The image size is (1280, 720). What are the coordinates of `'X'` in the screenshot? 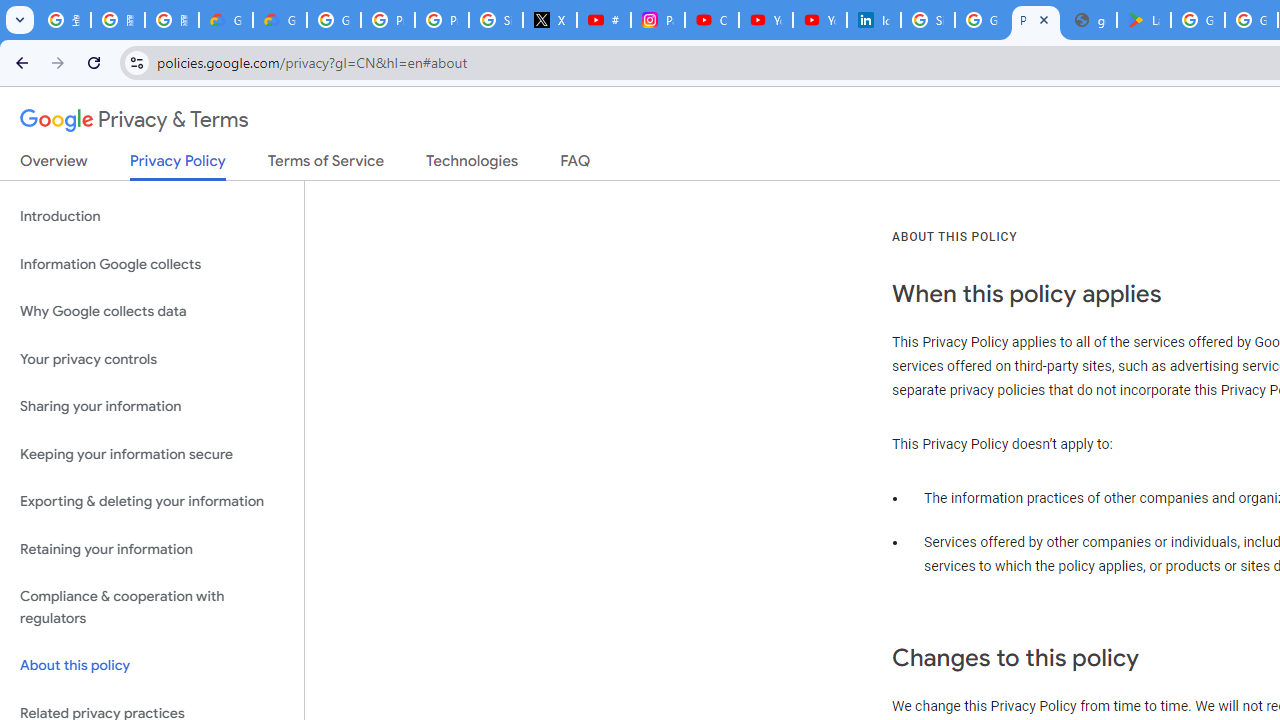 It's located at (550, 20).